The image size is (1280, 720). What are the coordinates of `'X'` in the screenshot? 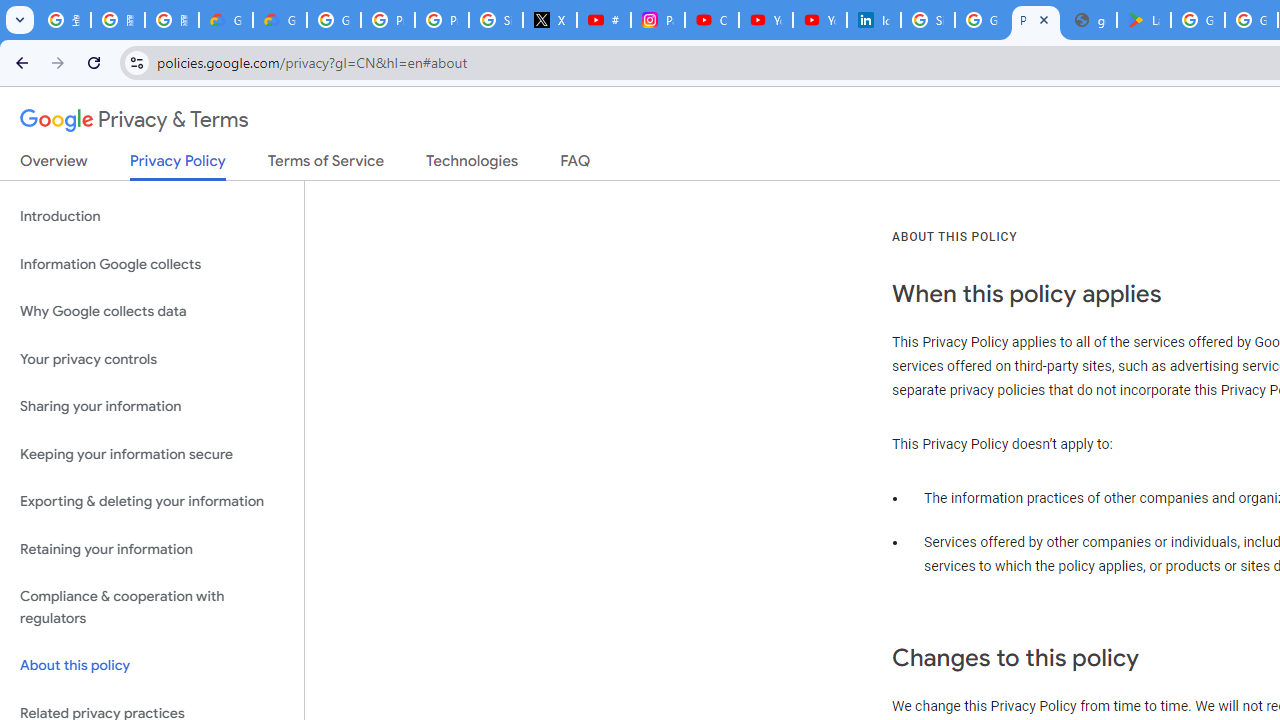 It's located at (550, 20).